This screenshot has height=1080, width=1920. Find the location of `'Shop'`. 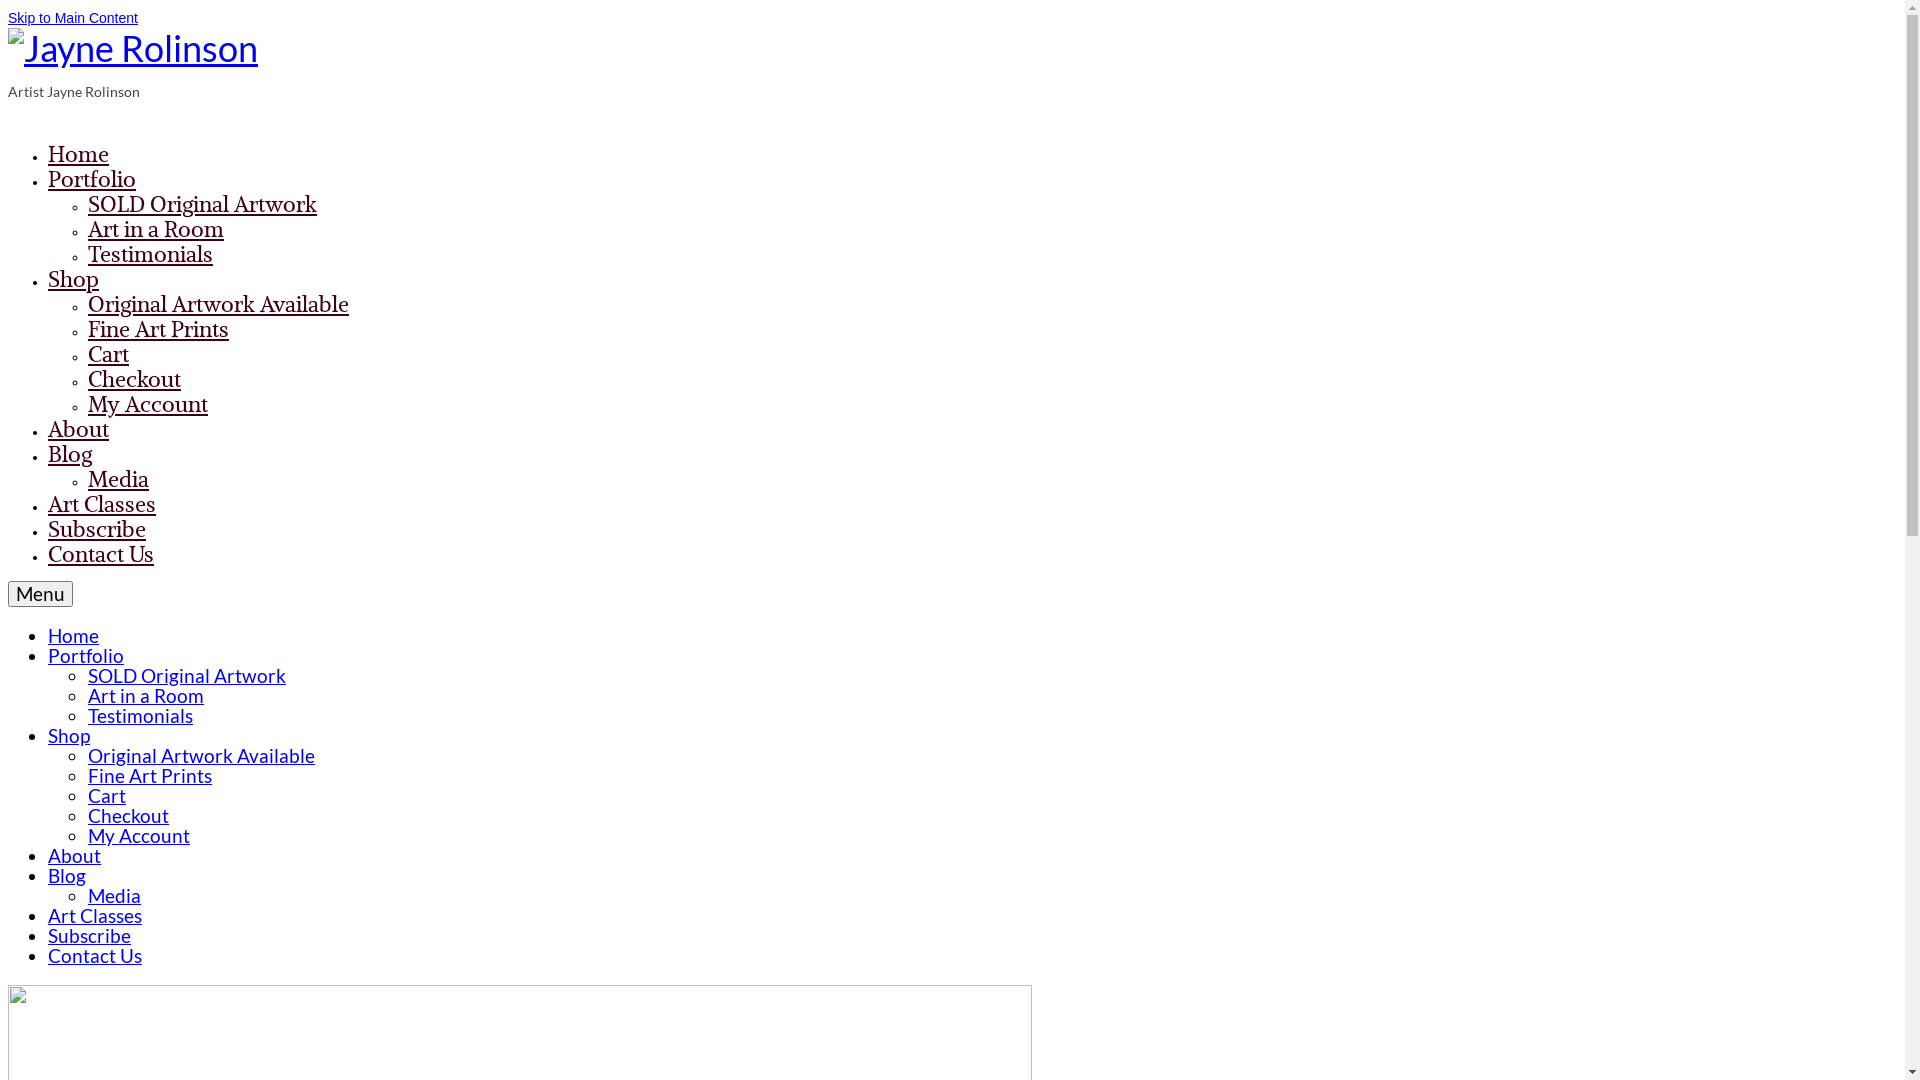

'Shop' is located at coordinates (73, 278).